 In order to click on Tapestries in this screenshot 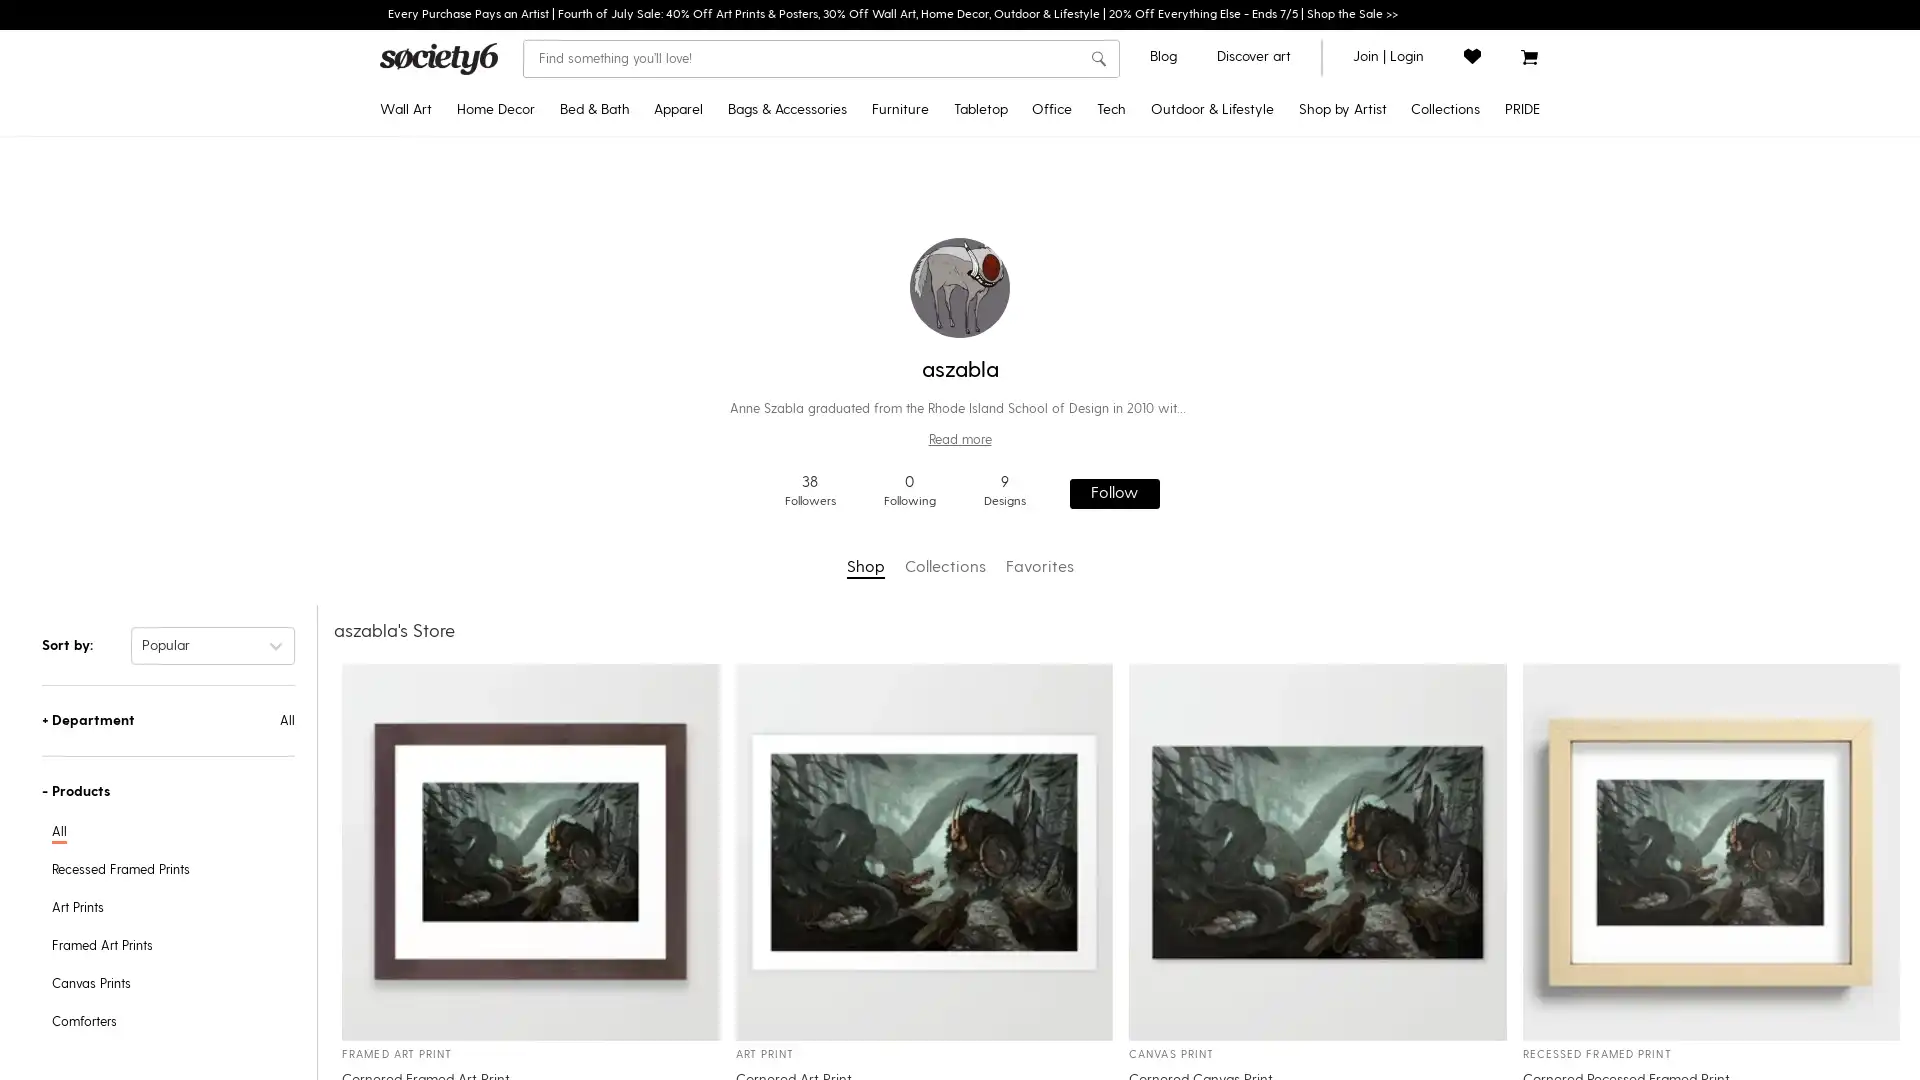, I will do `click(533, 160)`.